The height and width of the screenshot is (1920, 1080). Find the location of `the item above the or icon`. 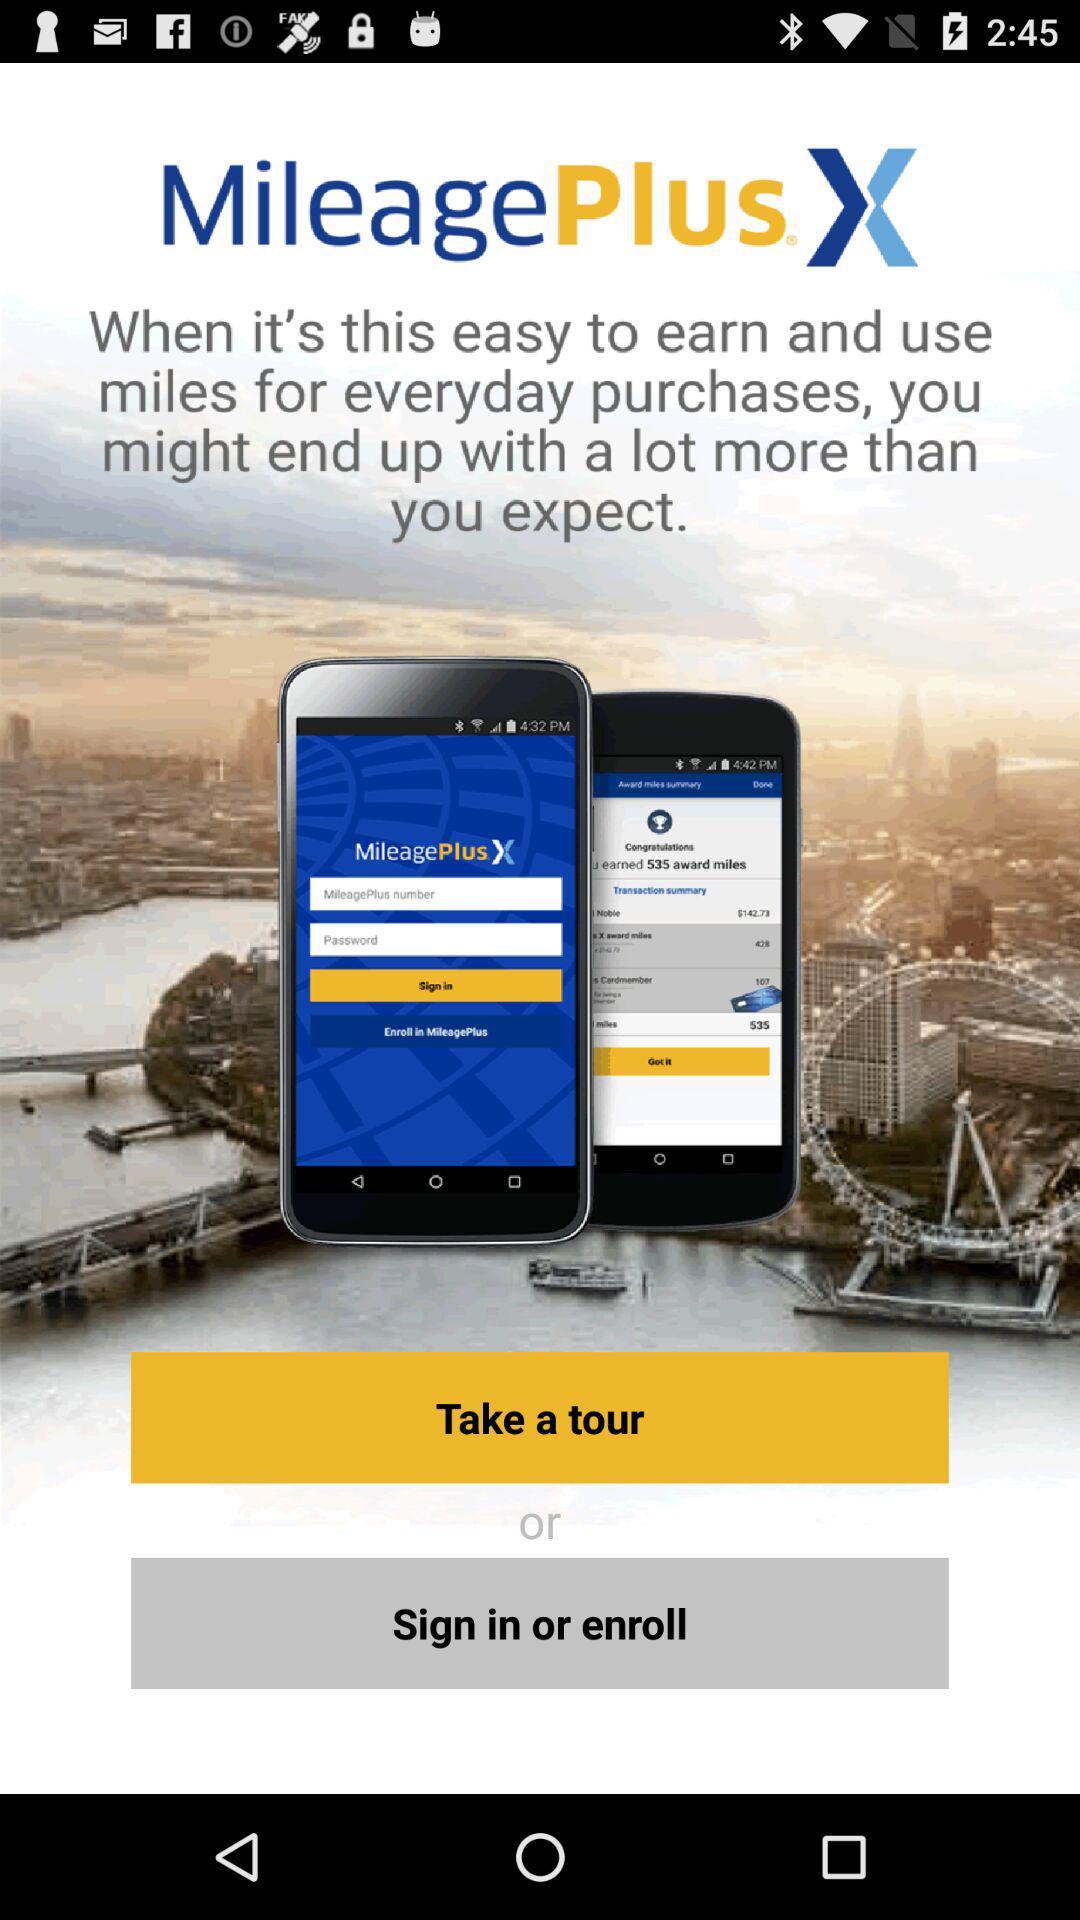

the item above the or icon is located at coordinates (540, 1416).